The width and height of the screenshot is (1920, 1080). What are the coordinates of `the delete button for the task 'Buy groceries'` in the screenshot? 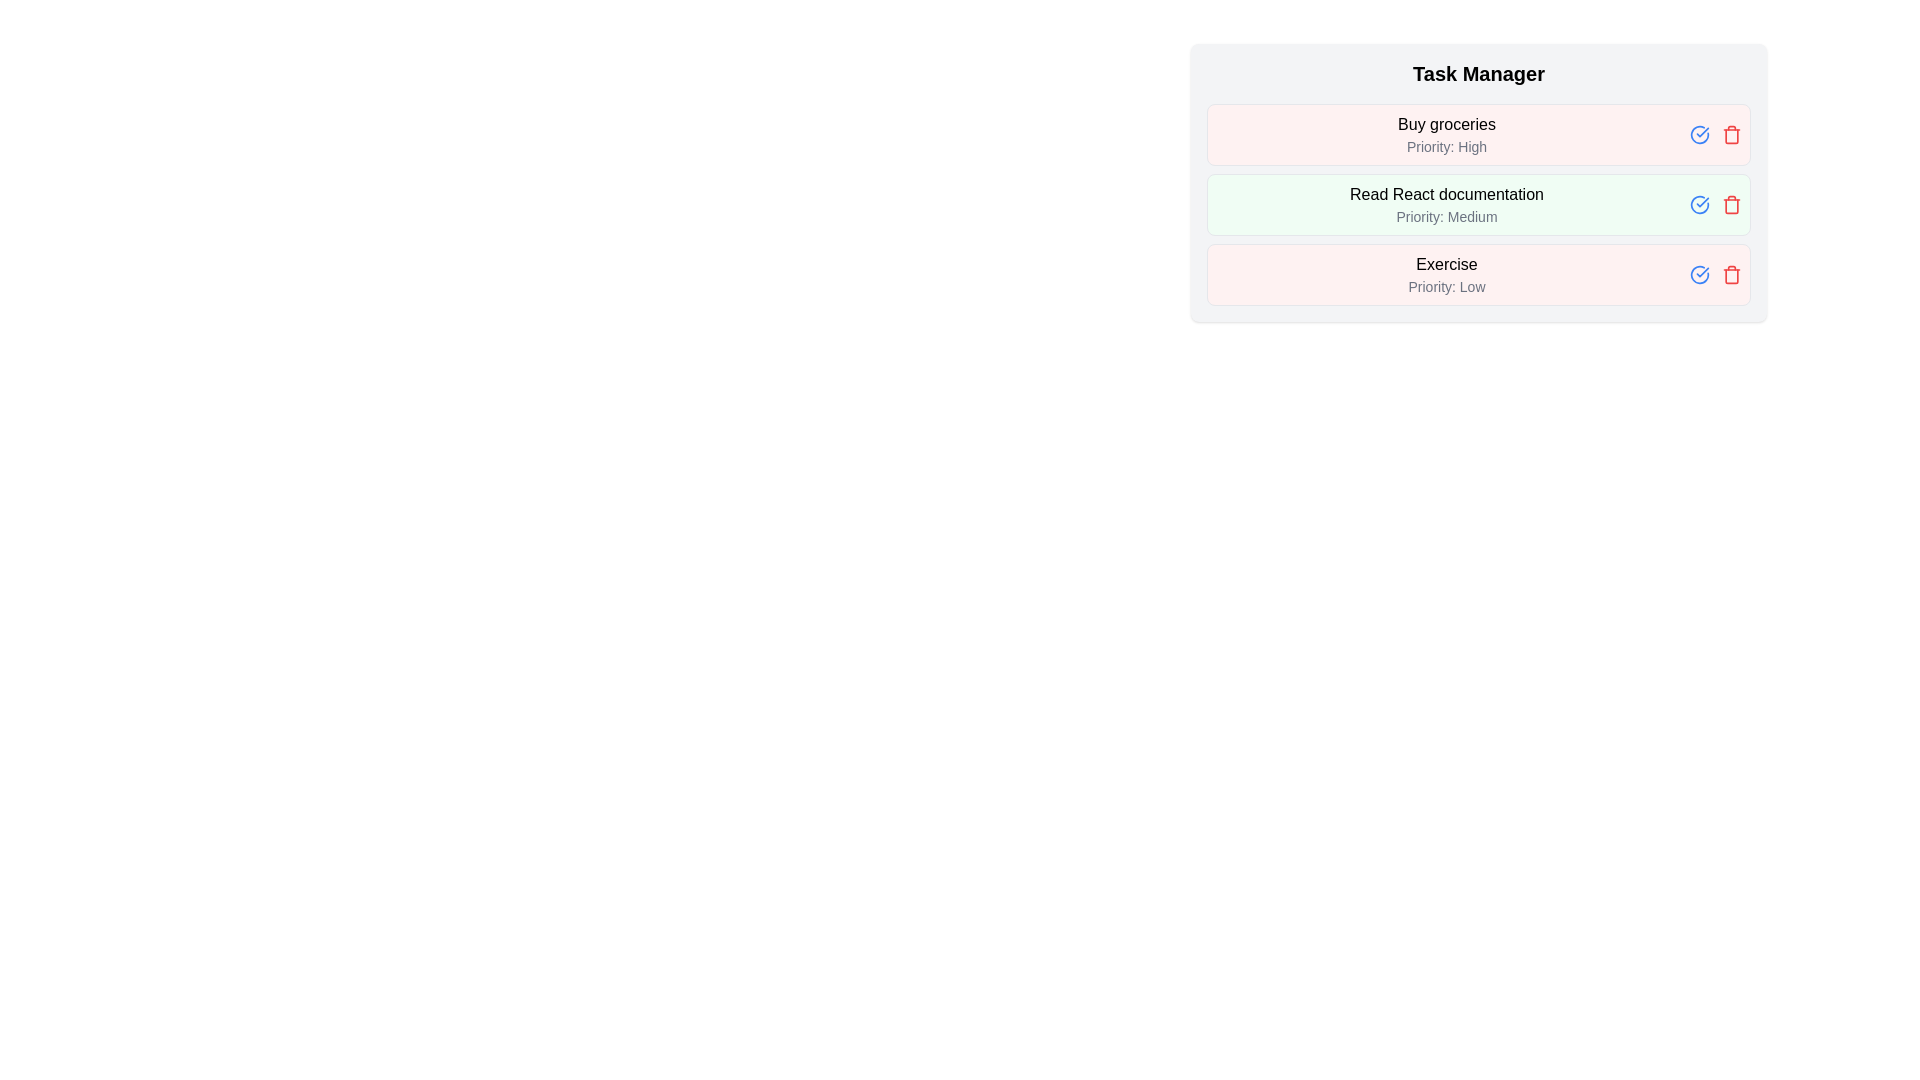 It's located at (1731, 135).